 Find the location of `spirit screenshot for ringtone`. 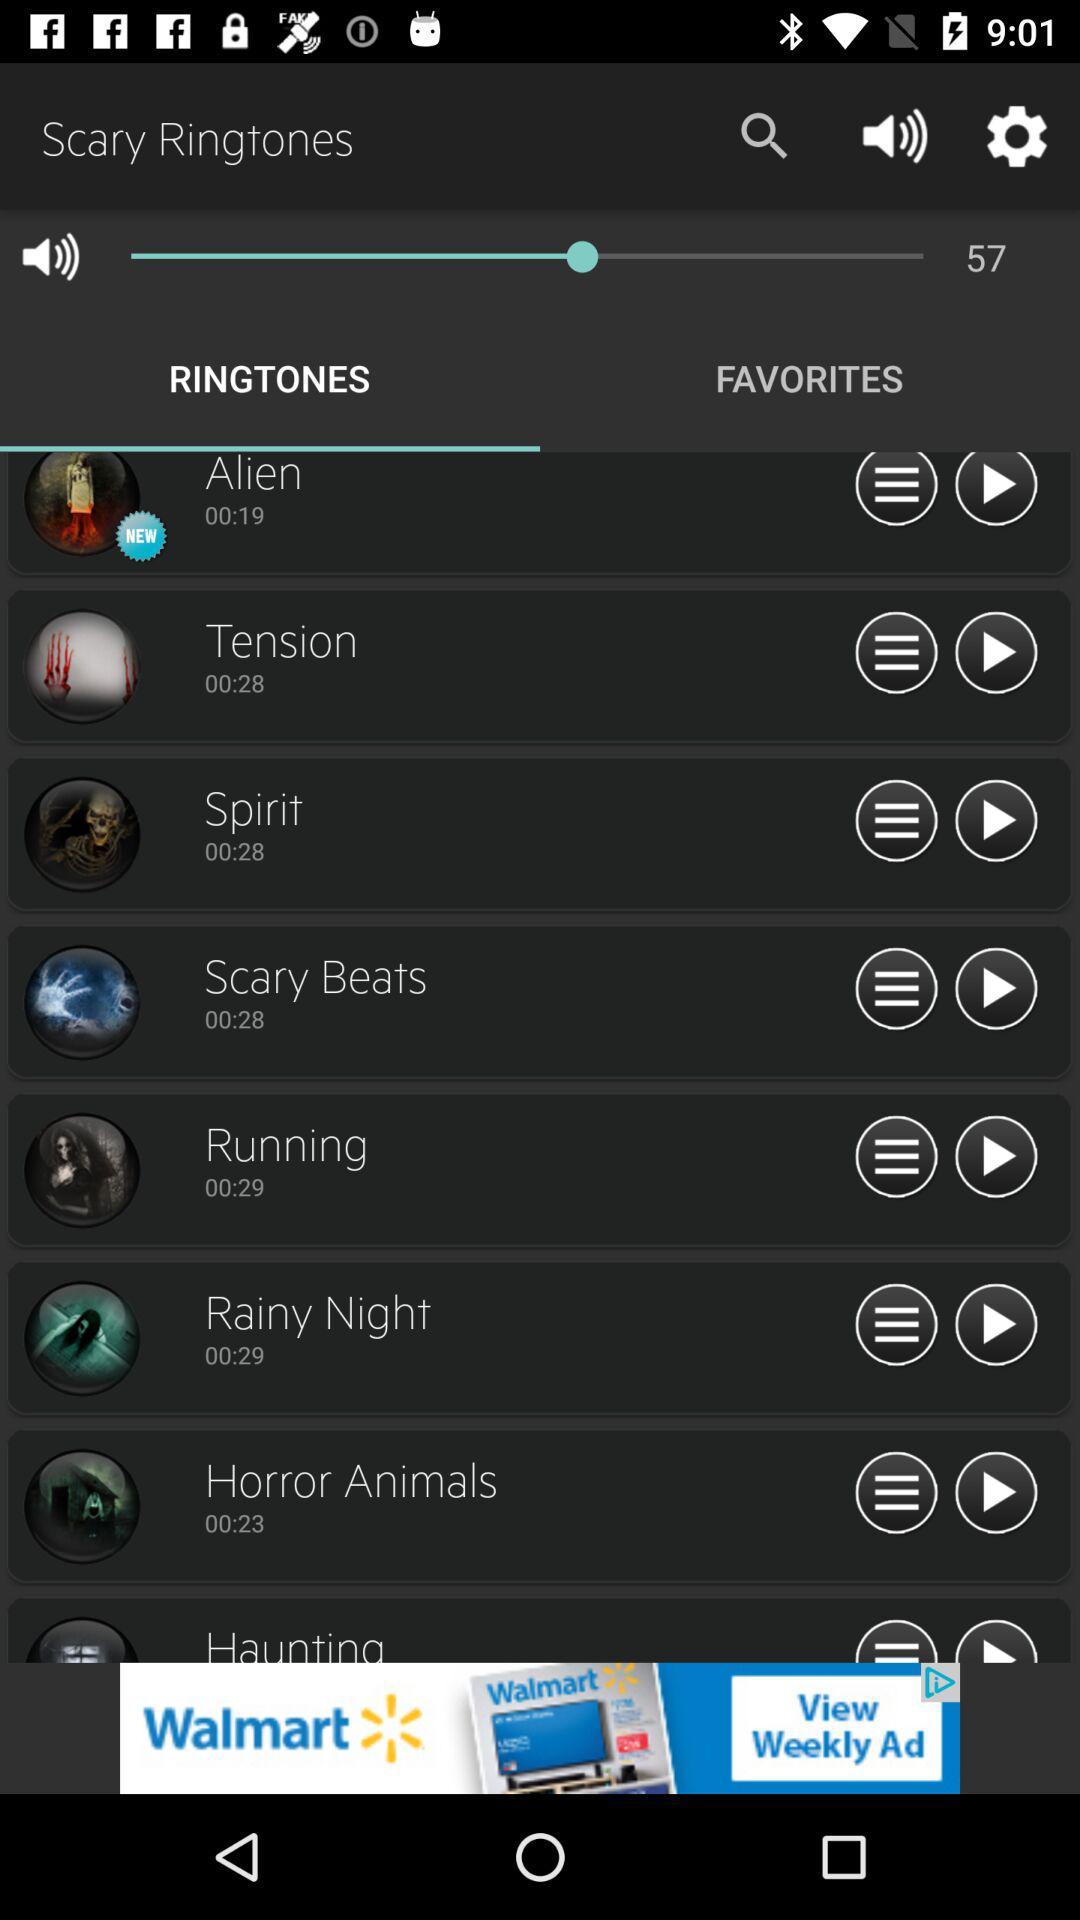

spirit screenshot for ringtone is located at coordinates (80, 835).